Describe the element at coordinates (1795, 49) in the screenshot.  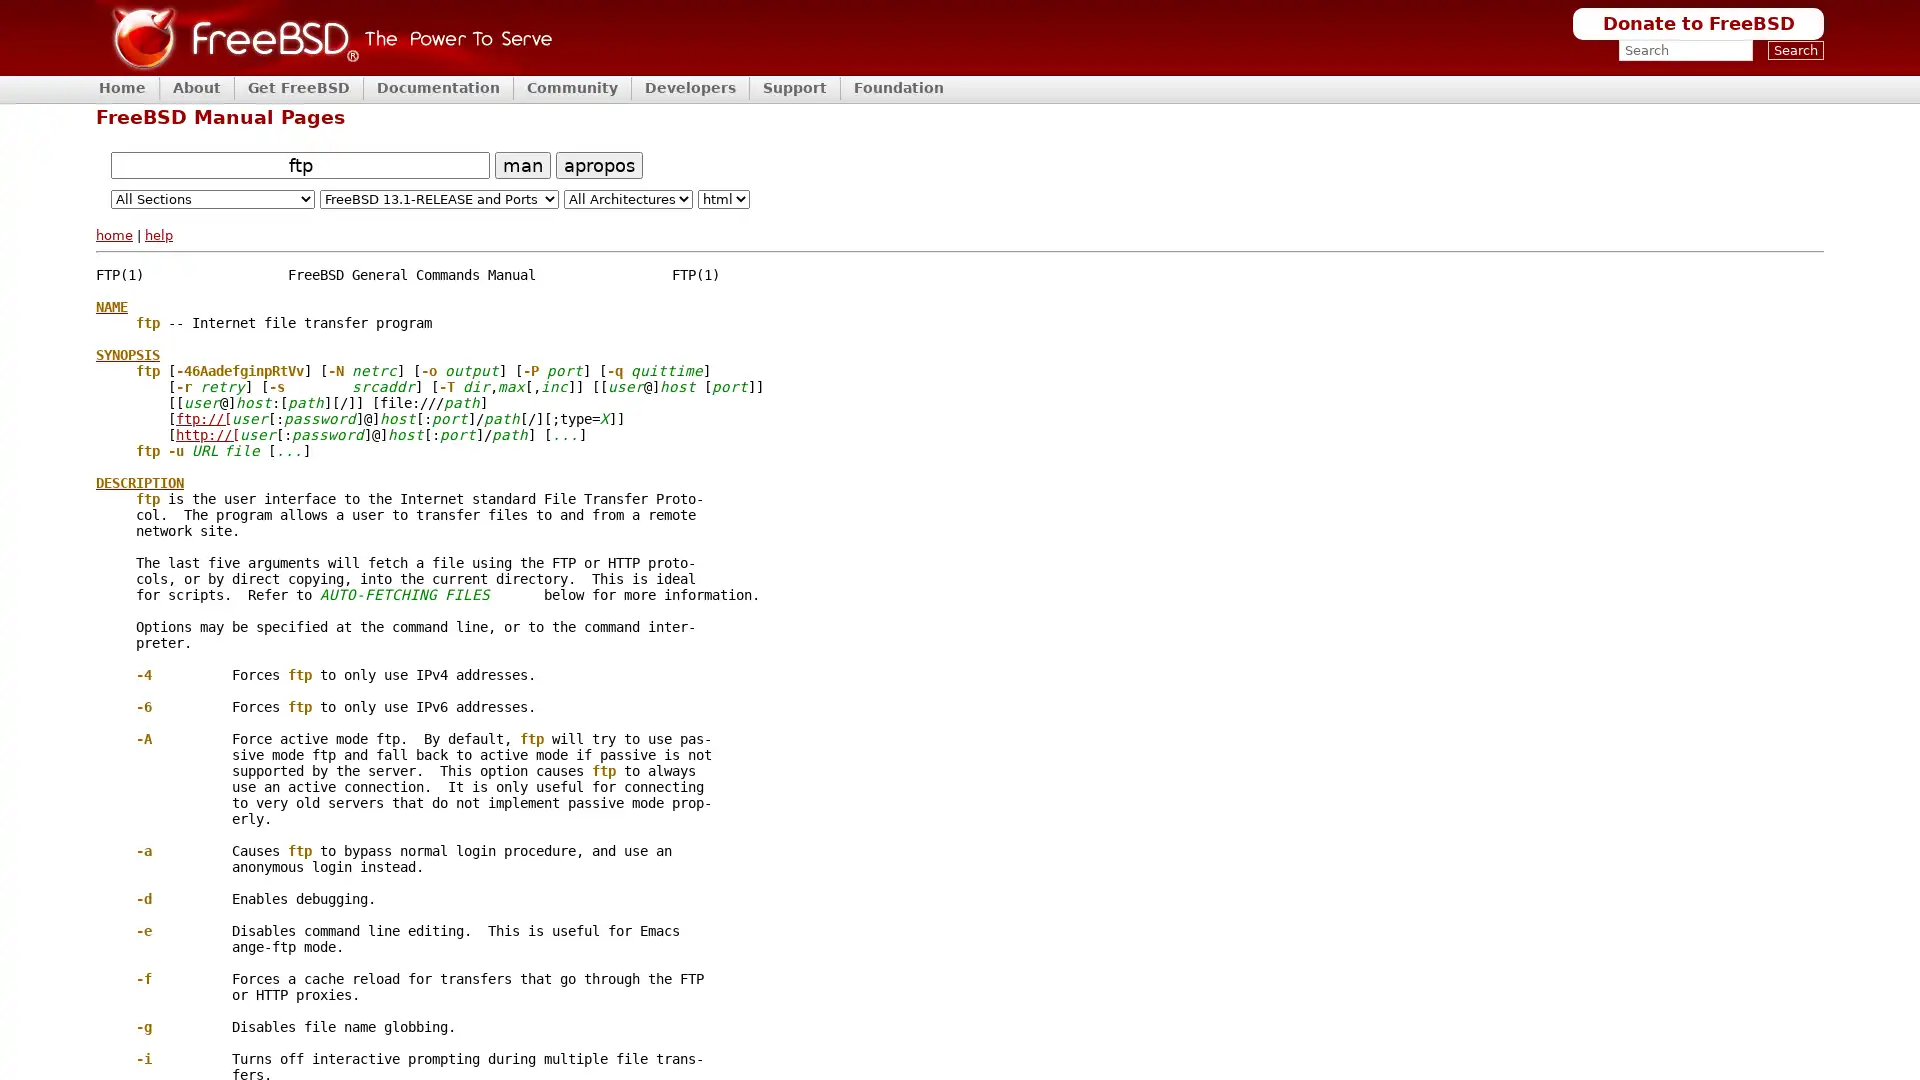
I see `Search` at that location.